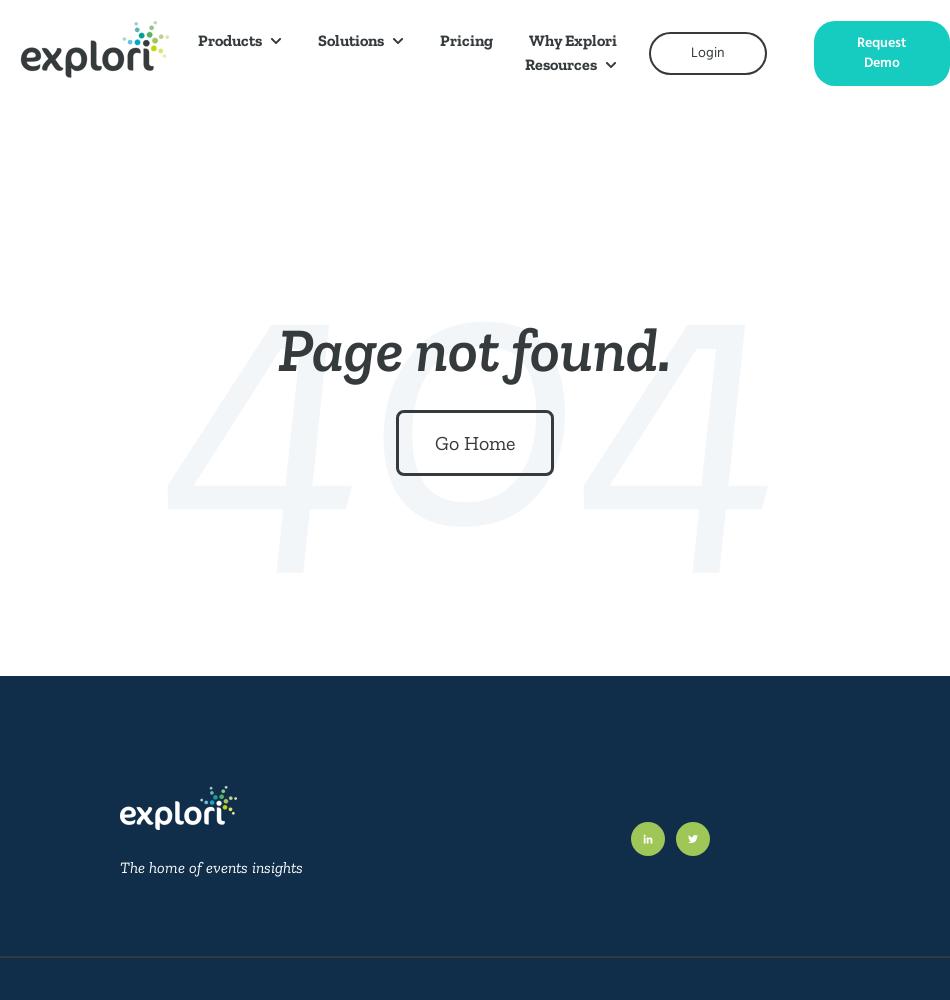 The image size is (950, 1000). Describe the element at coordinates (197, 40) in the screenshot. I see `'Products'` at that location.